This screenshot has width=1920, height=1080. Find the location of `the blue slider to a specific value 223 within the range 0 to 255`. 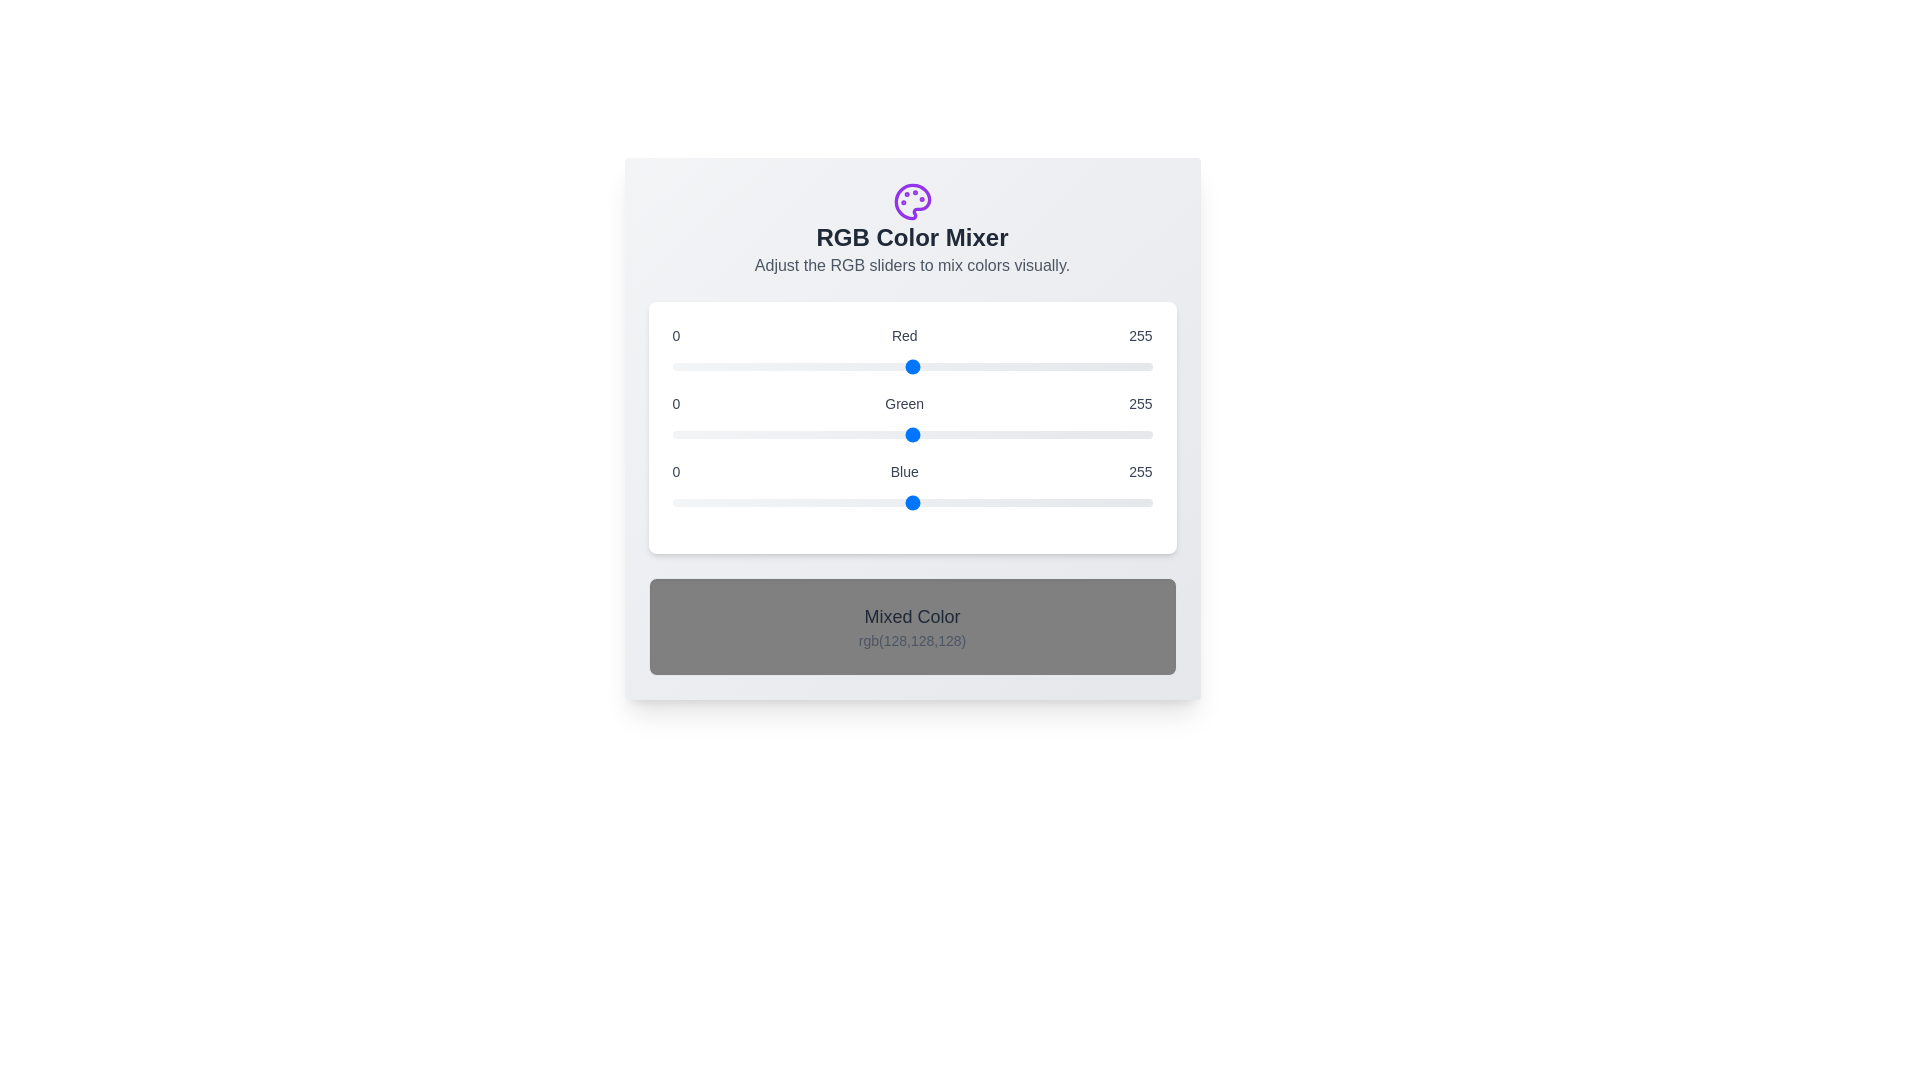

the blue slider to a specific value 223 within the range 0 to 255 is located at coordinates (1091, 501).